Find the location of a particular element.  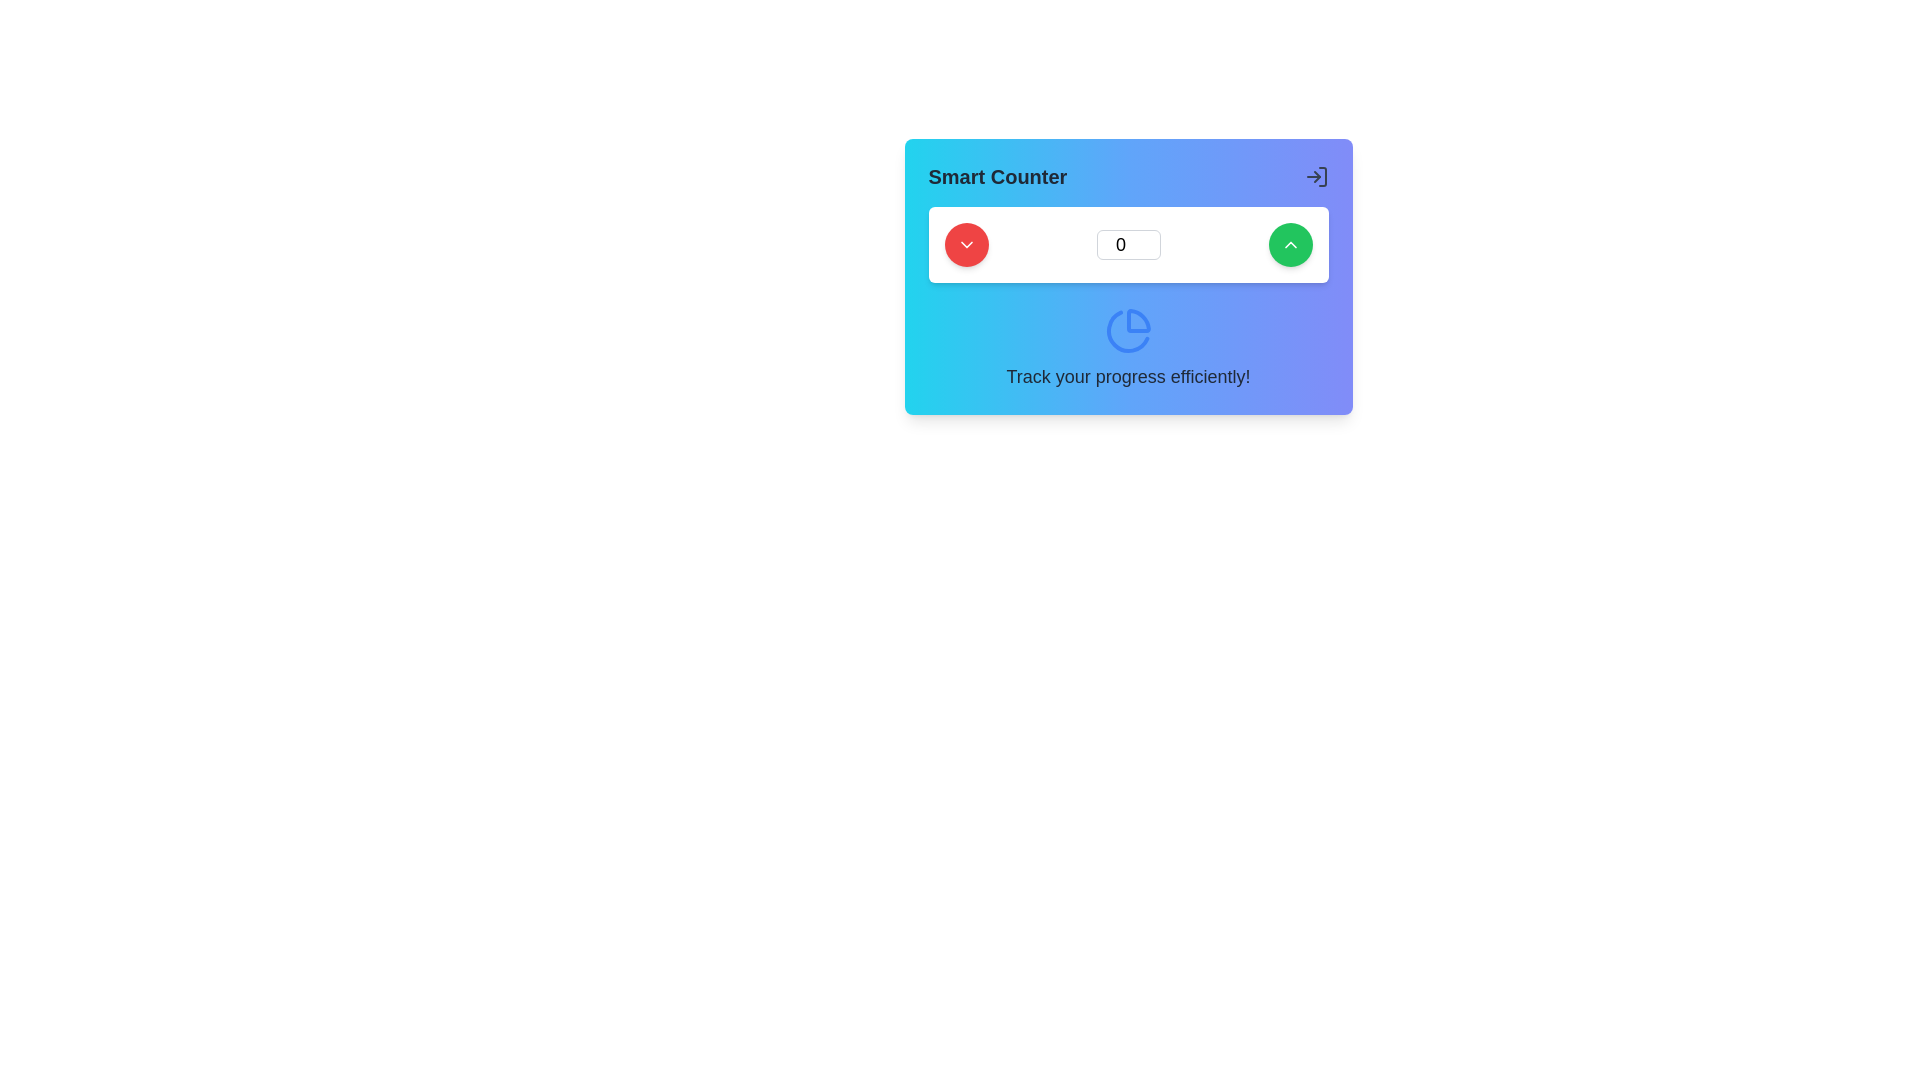

the icon located in the rightmost part of the header section of the 'Smart Counter' widget to initiate navigation is located at coordinates (1316, 176).